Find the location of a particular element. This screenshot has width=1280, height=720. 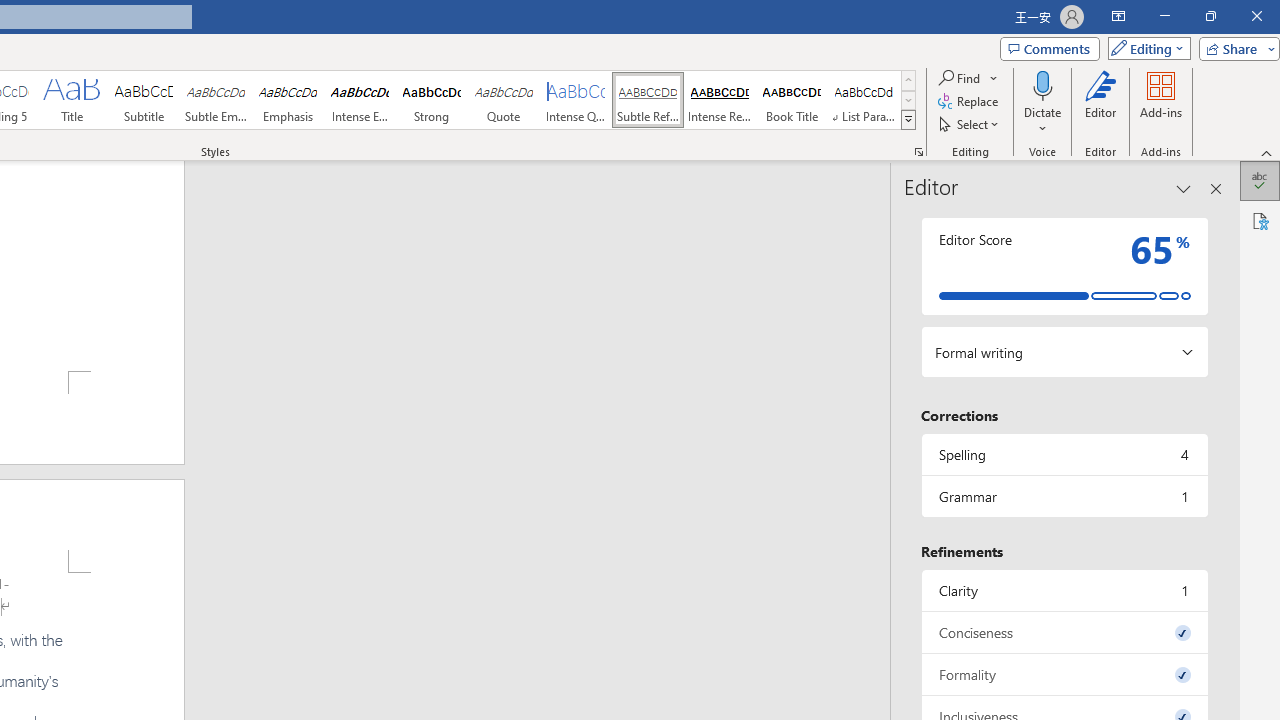

'Subtle Emphasis' is located at coordinates (216, 100).